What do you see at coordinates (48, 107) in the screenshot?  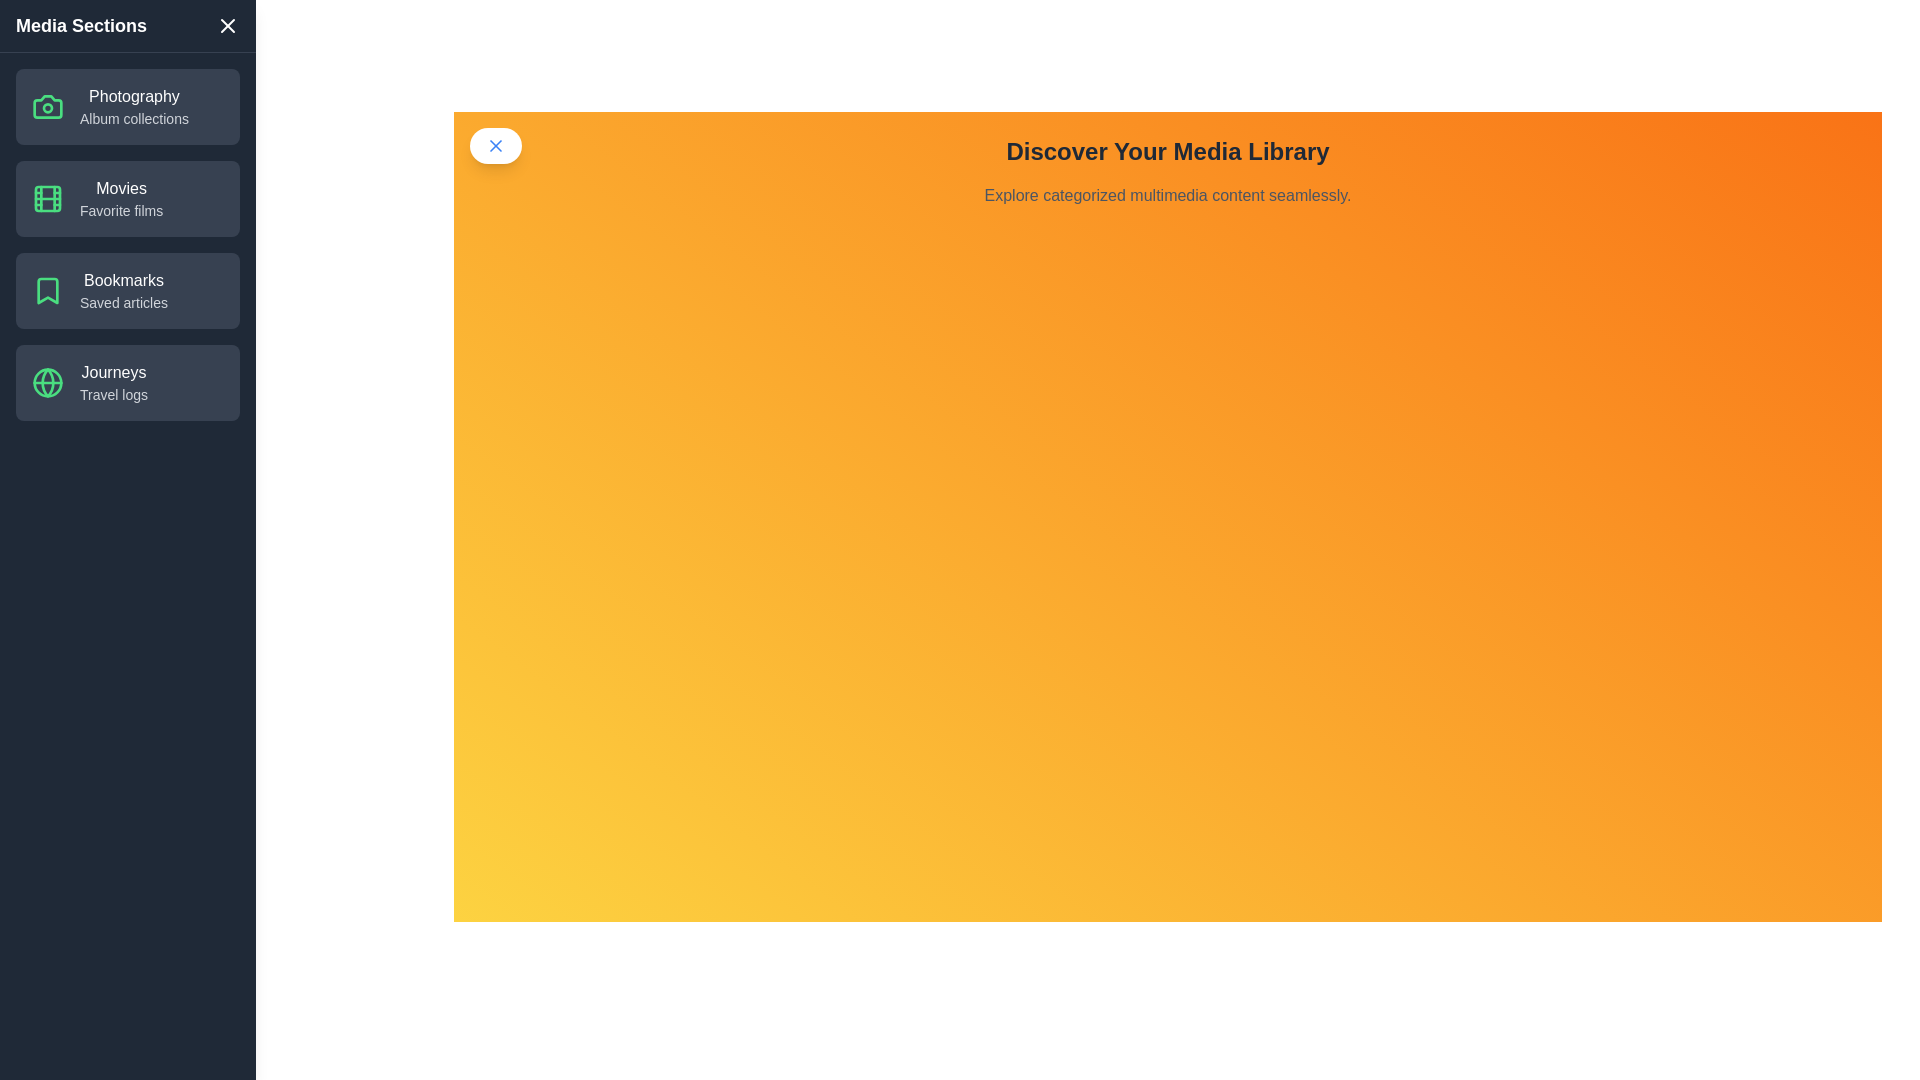 I see `the category item containing the icon for Photography` at bounding box center [48, 107].